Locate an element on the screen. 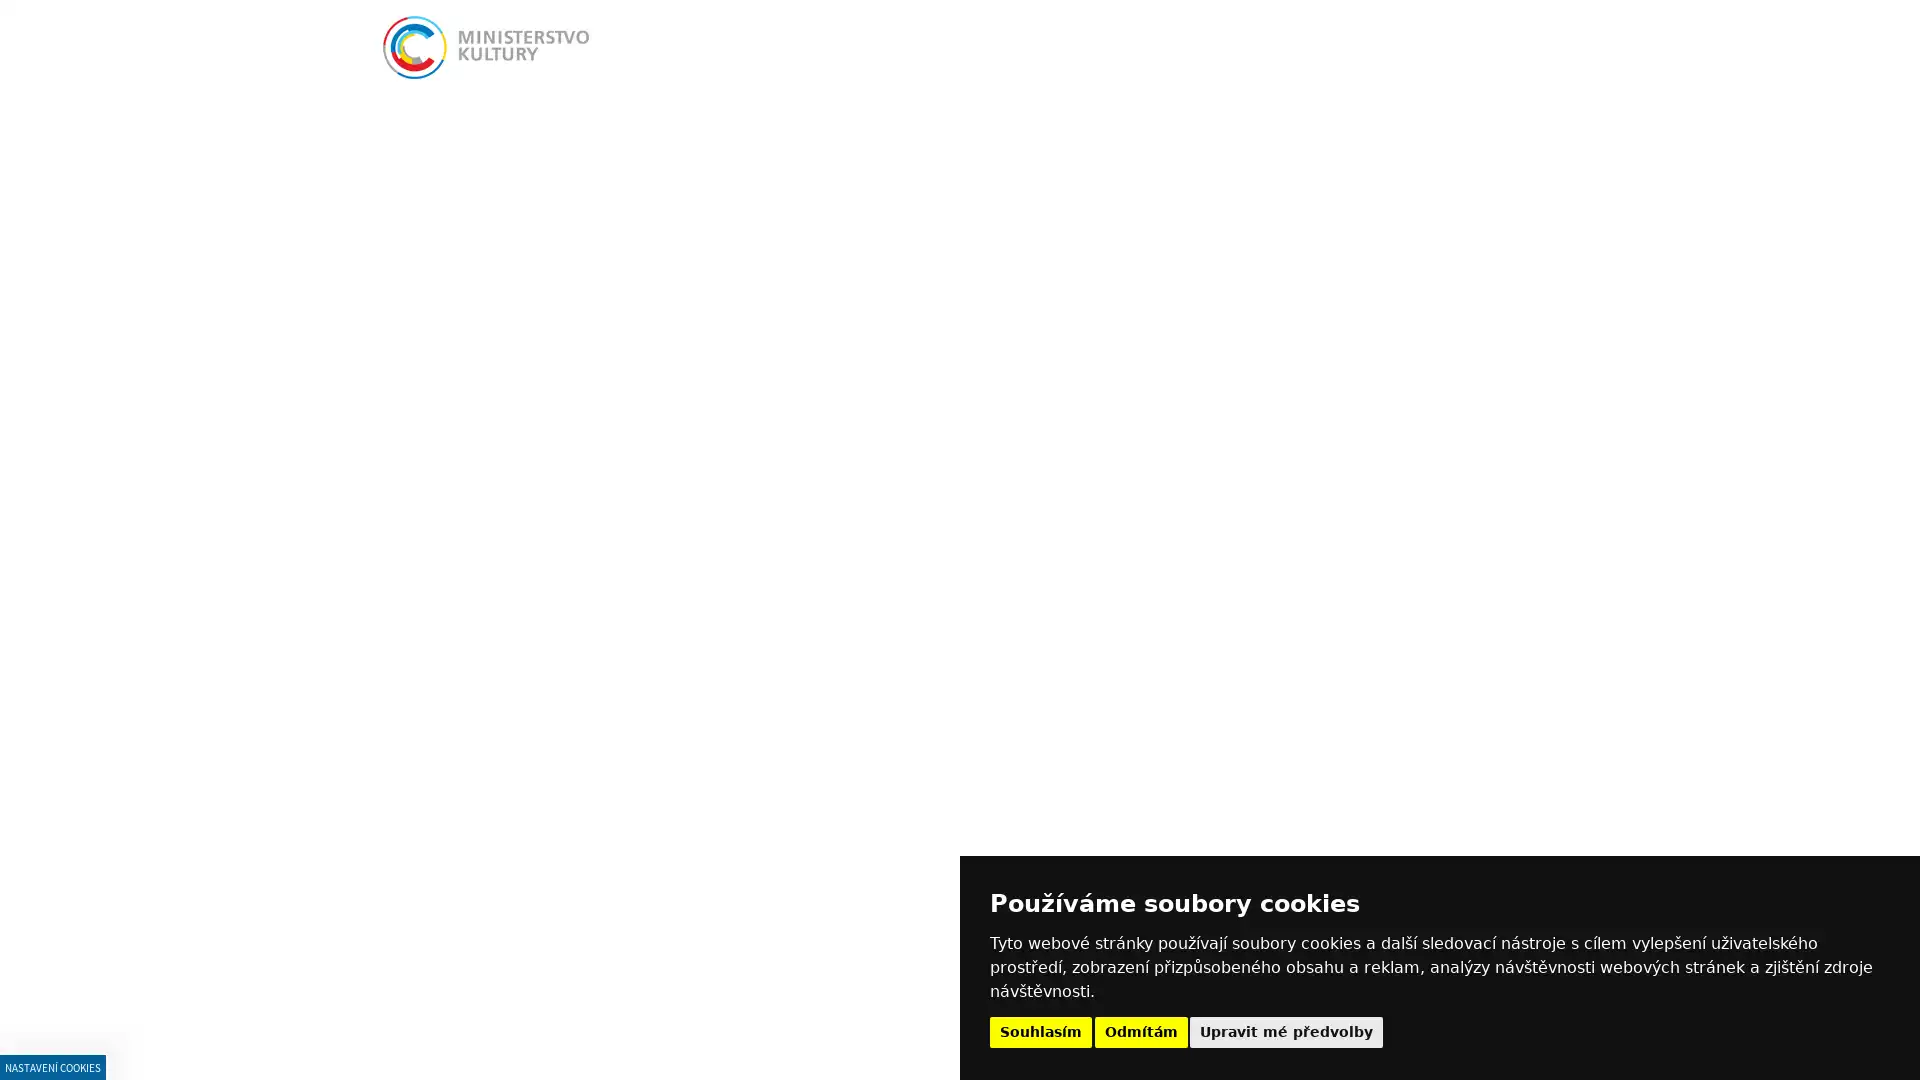 Image resolution: width=1920 pixels, height=1080 pixels. Upravit me predvolby is located at coordinates (1286, 1031).